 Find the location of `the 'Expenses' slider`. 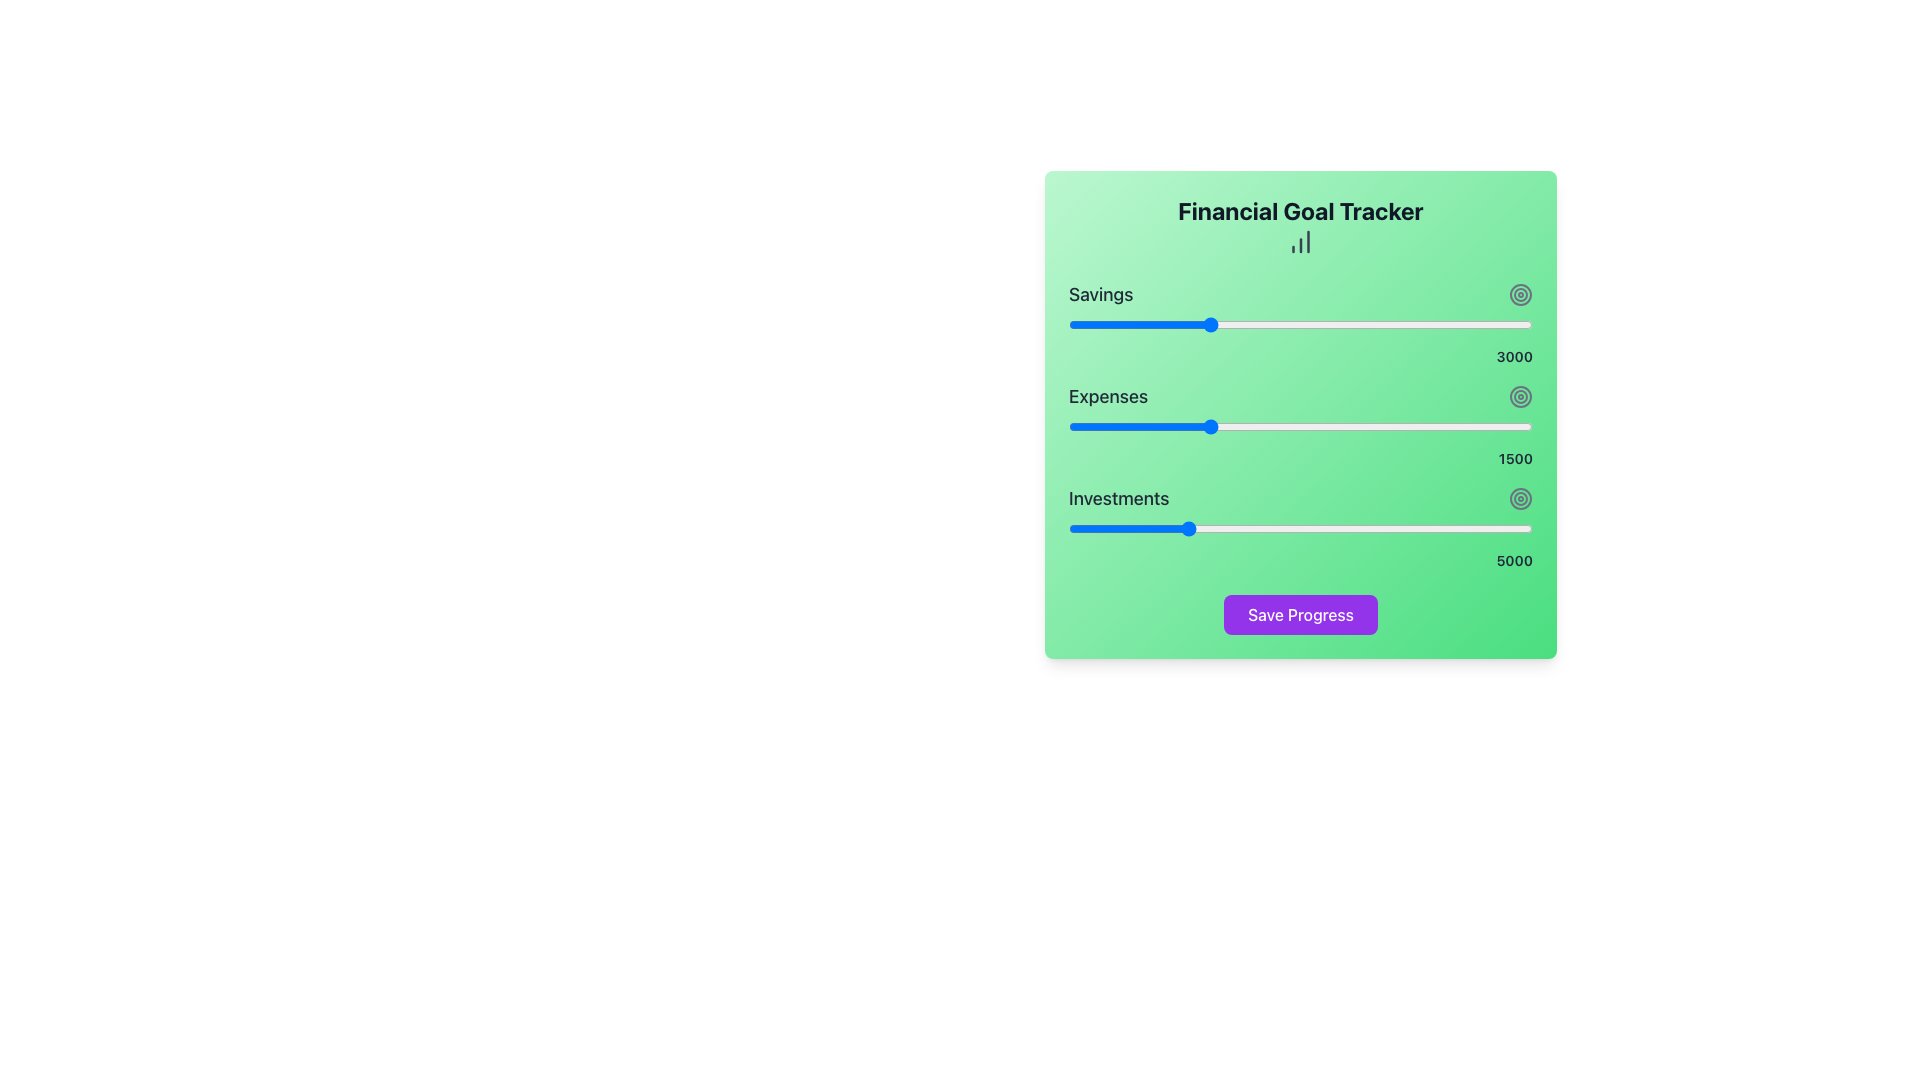

the 'Expenses' slider is located at coordinates (1300, 426).